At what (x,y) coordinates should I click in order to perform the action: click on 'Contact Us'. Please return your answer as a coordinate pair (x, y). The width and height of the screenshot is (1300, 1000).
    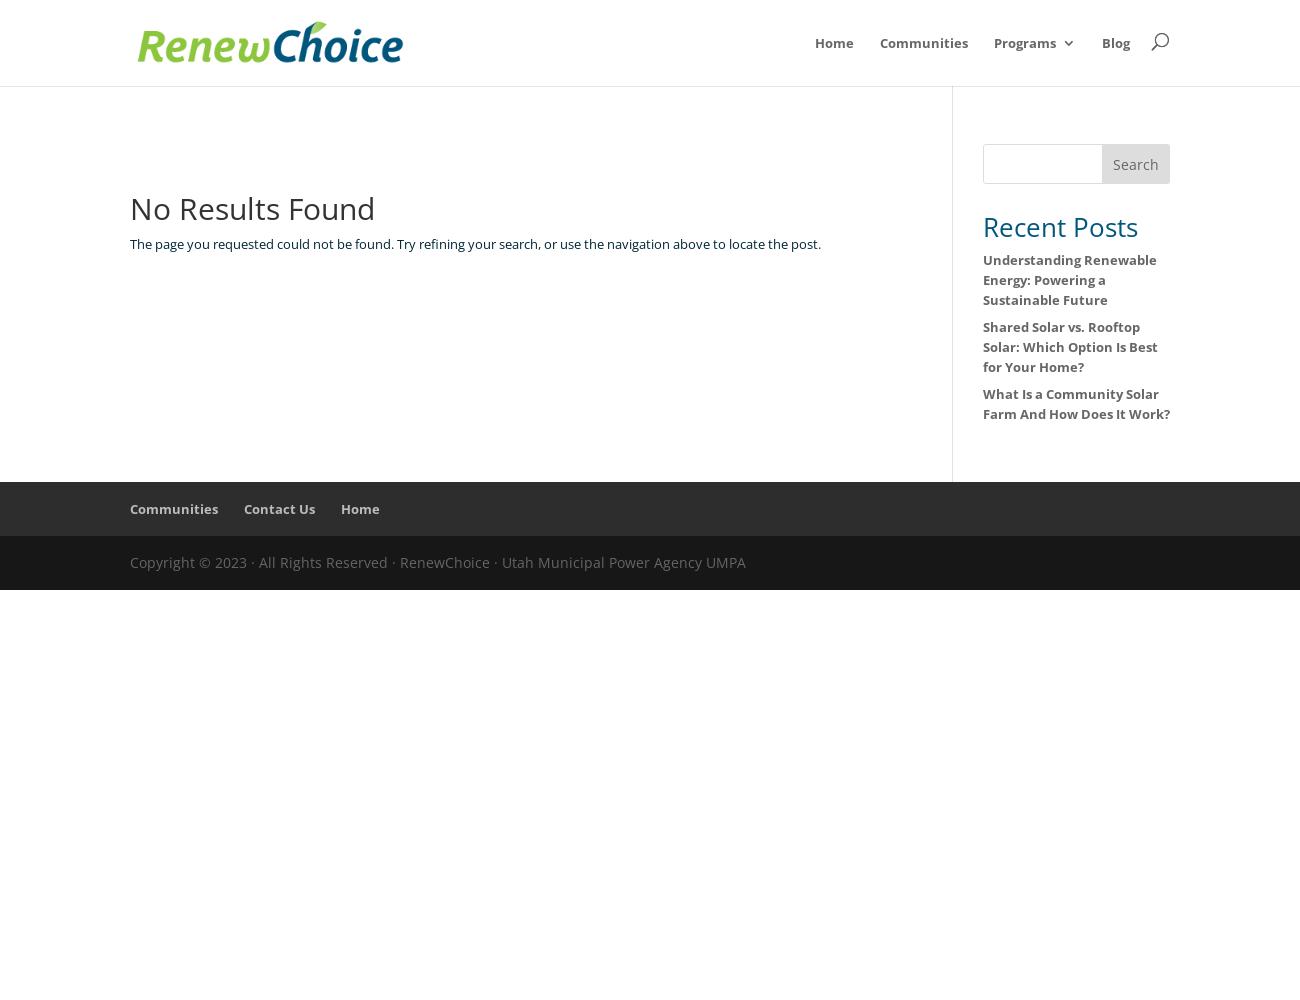
    Looking at the image, I should click on (279, 509).